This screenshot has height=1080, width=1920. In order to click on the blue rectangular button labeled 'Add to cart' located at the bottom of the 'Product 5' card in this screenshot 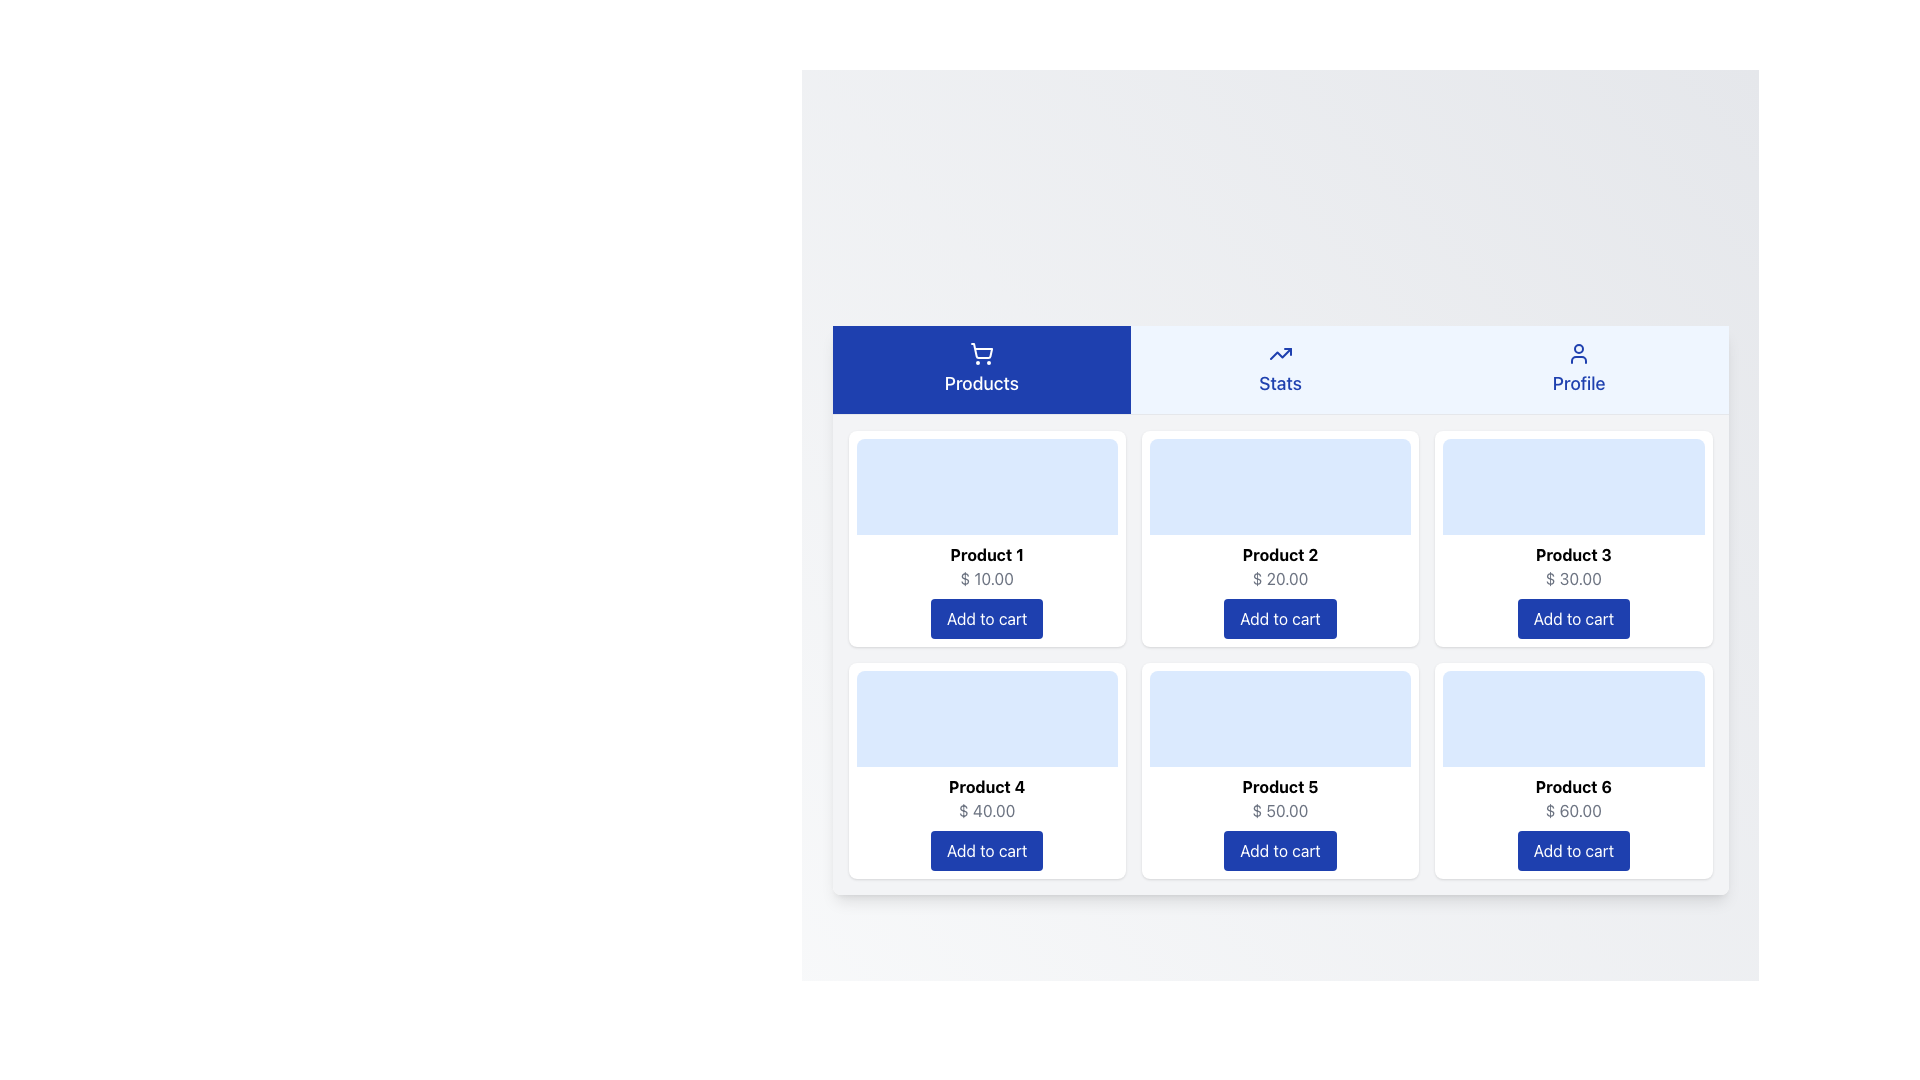, I will do `click(1280, 850)`.